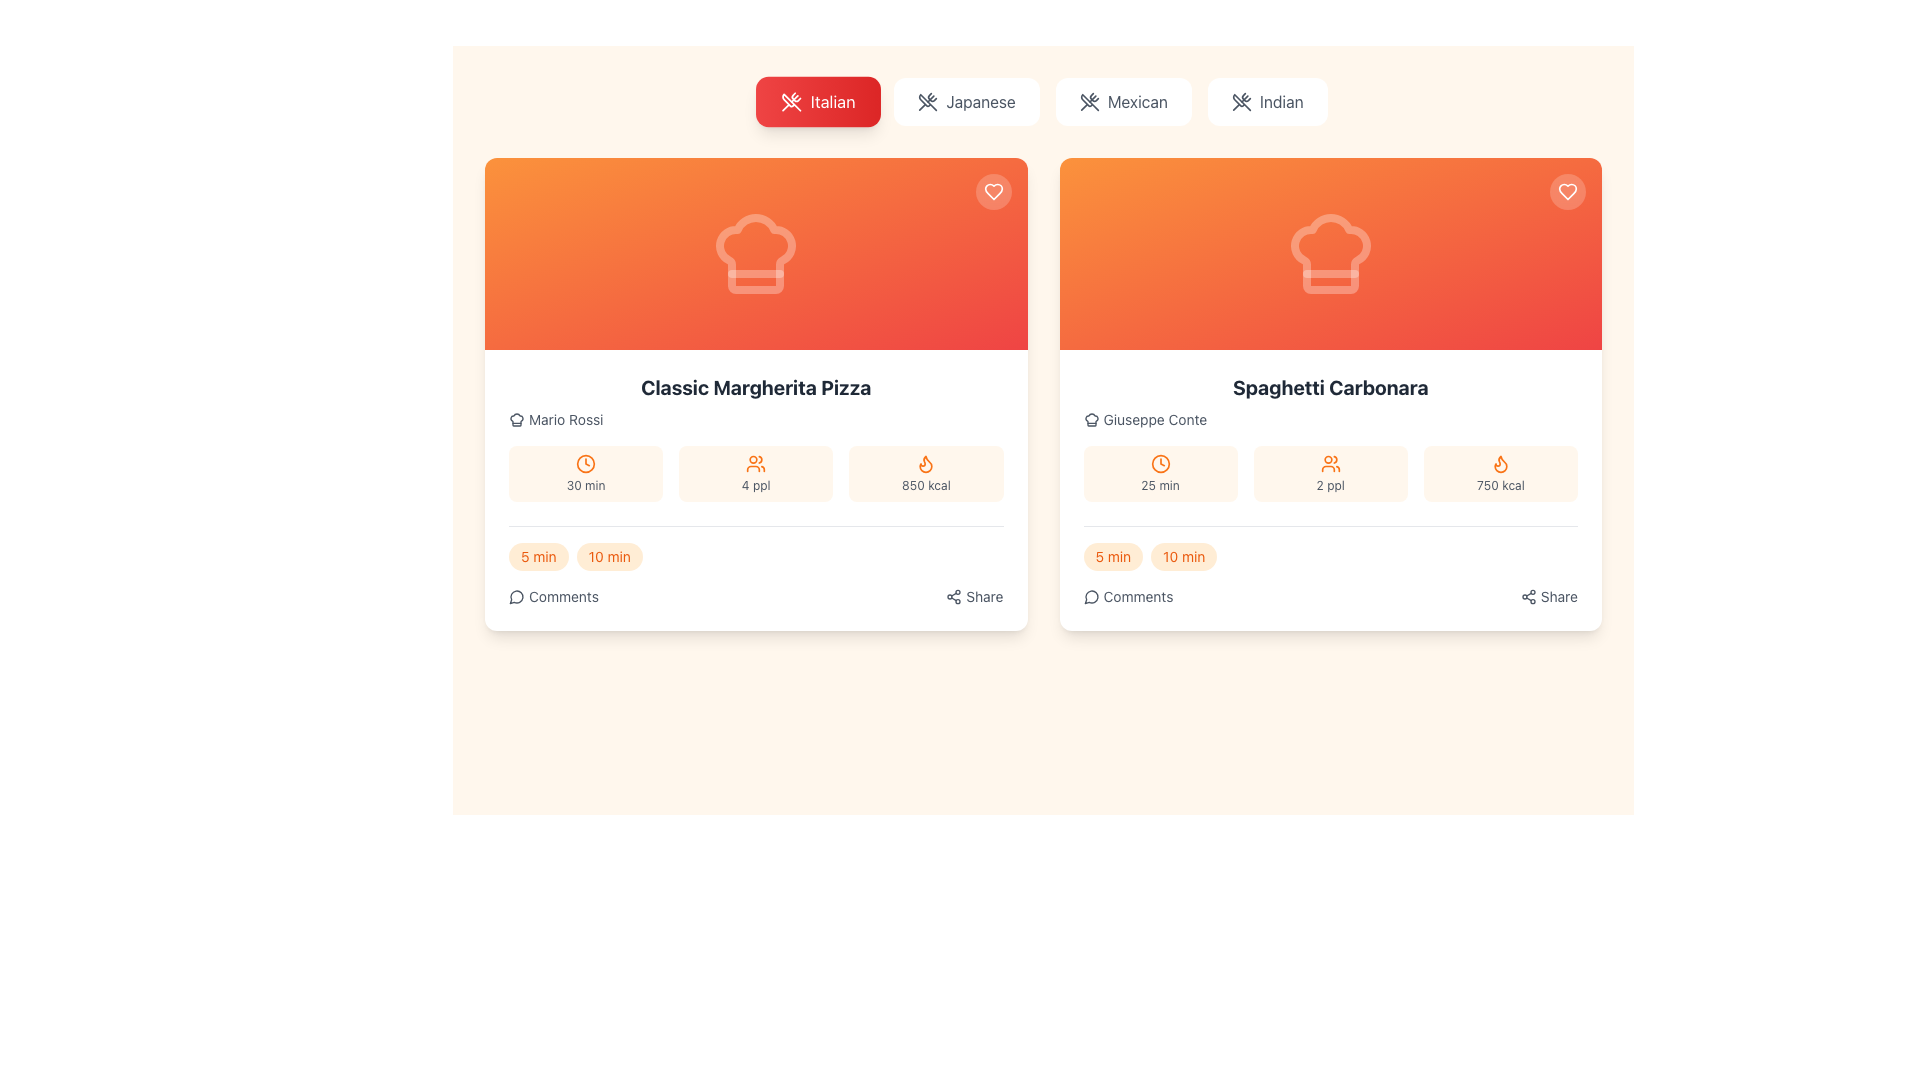 This screenshot has height=1080, width=1920. What do you see at coordinates (585, 474) in the screenshot?
I see `the Information box that displays the estimated preparation or cooking time for the recipe of the 'Classic Margherita Pizza', which is the first of three boxes aligned in a row` at bounding box center [585, 474].